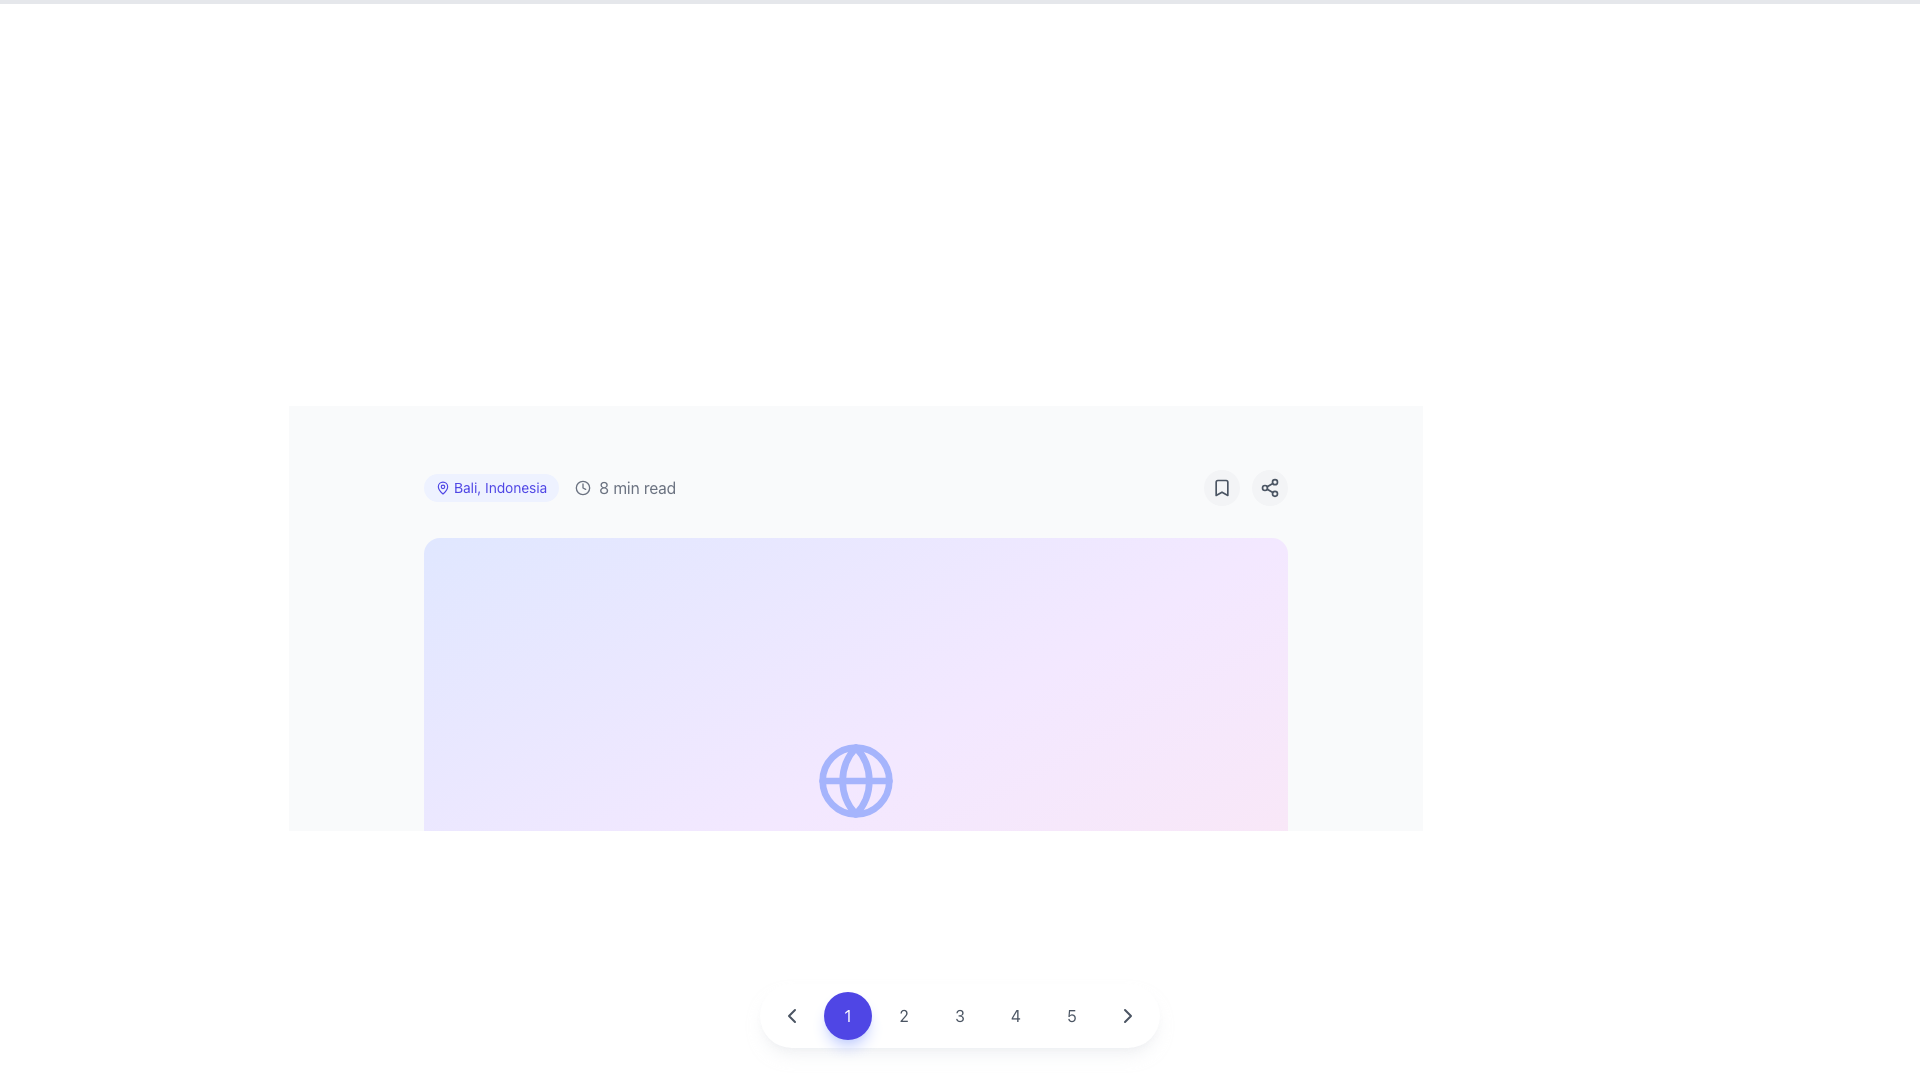  Describe the element at coordinates (1269, 488) in the screenshot. I see `the share icon within the rounded light-gray button located in the top-right corner of the content card layout` at that location.